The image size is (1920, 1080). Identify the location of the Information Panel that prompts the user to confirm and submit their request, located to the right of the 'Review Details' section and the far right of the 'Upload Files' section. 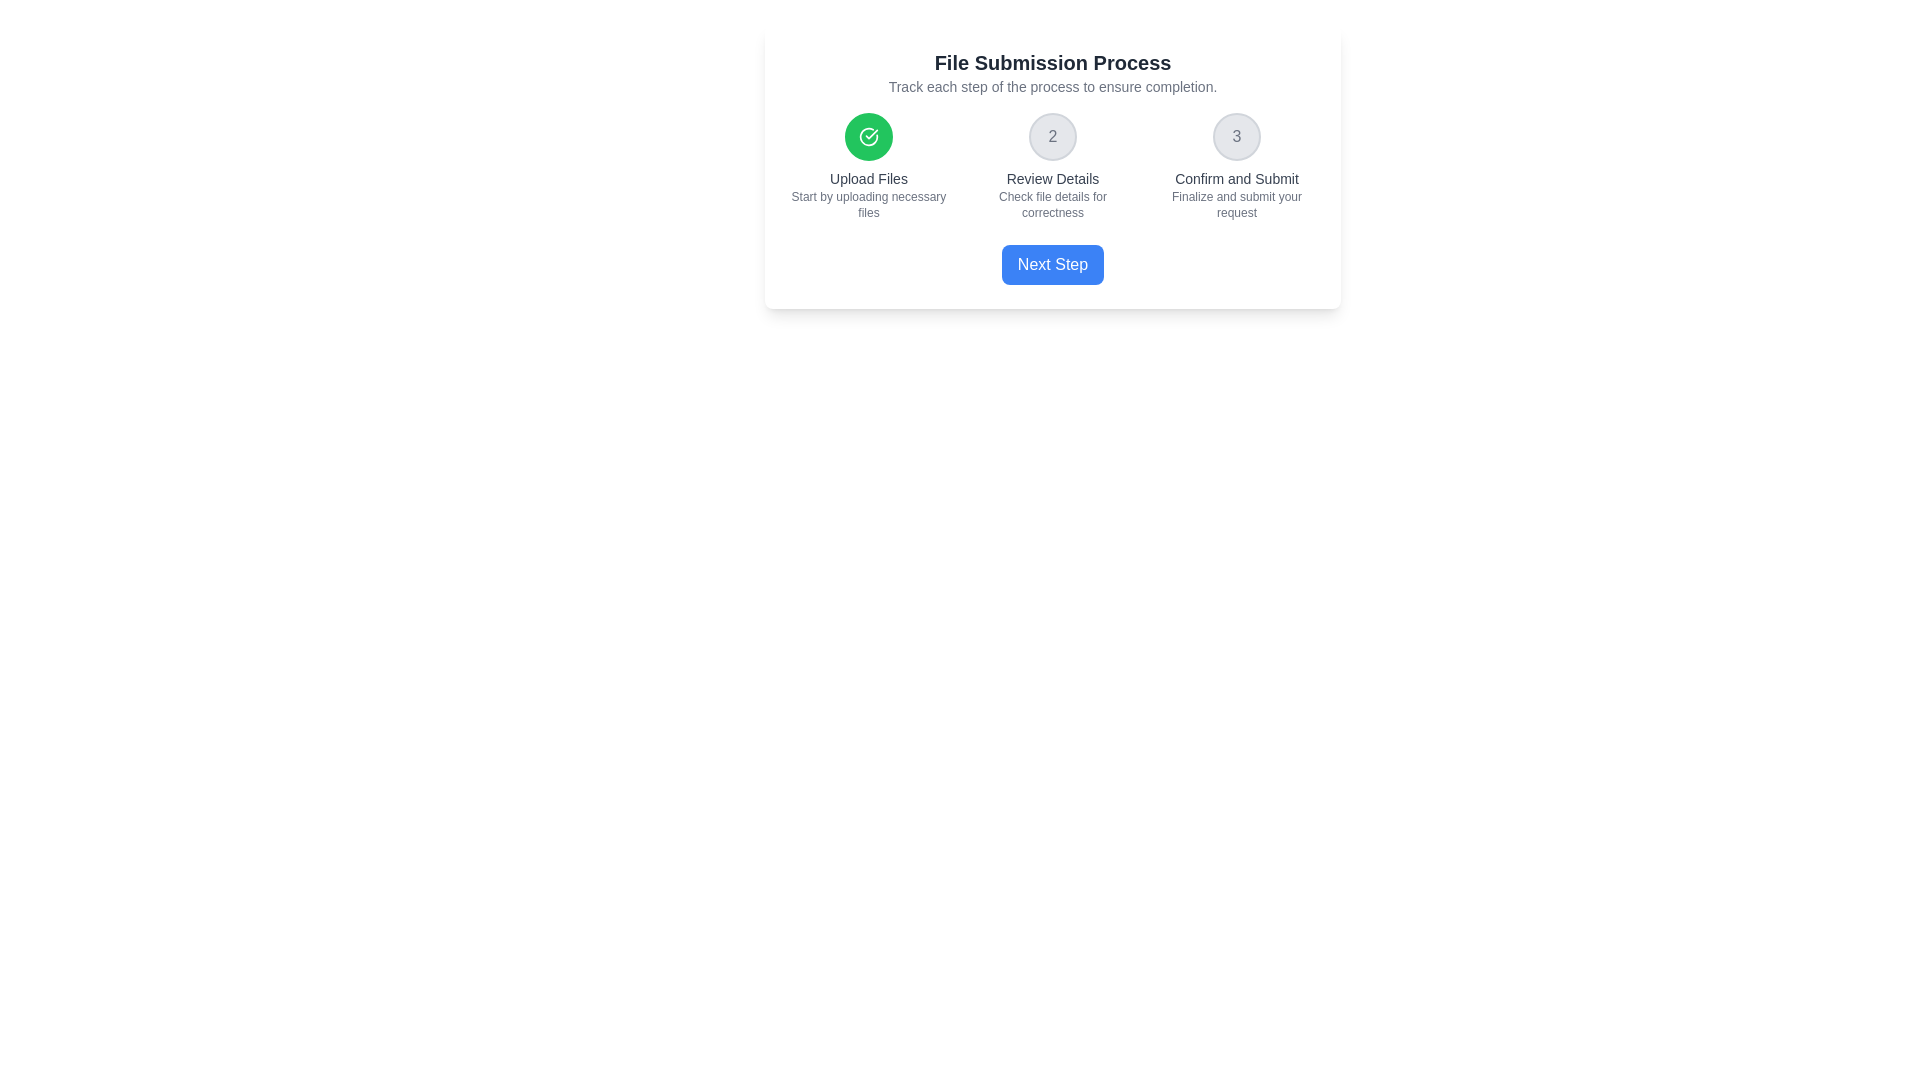
(1236, 165).